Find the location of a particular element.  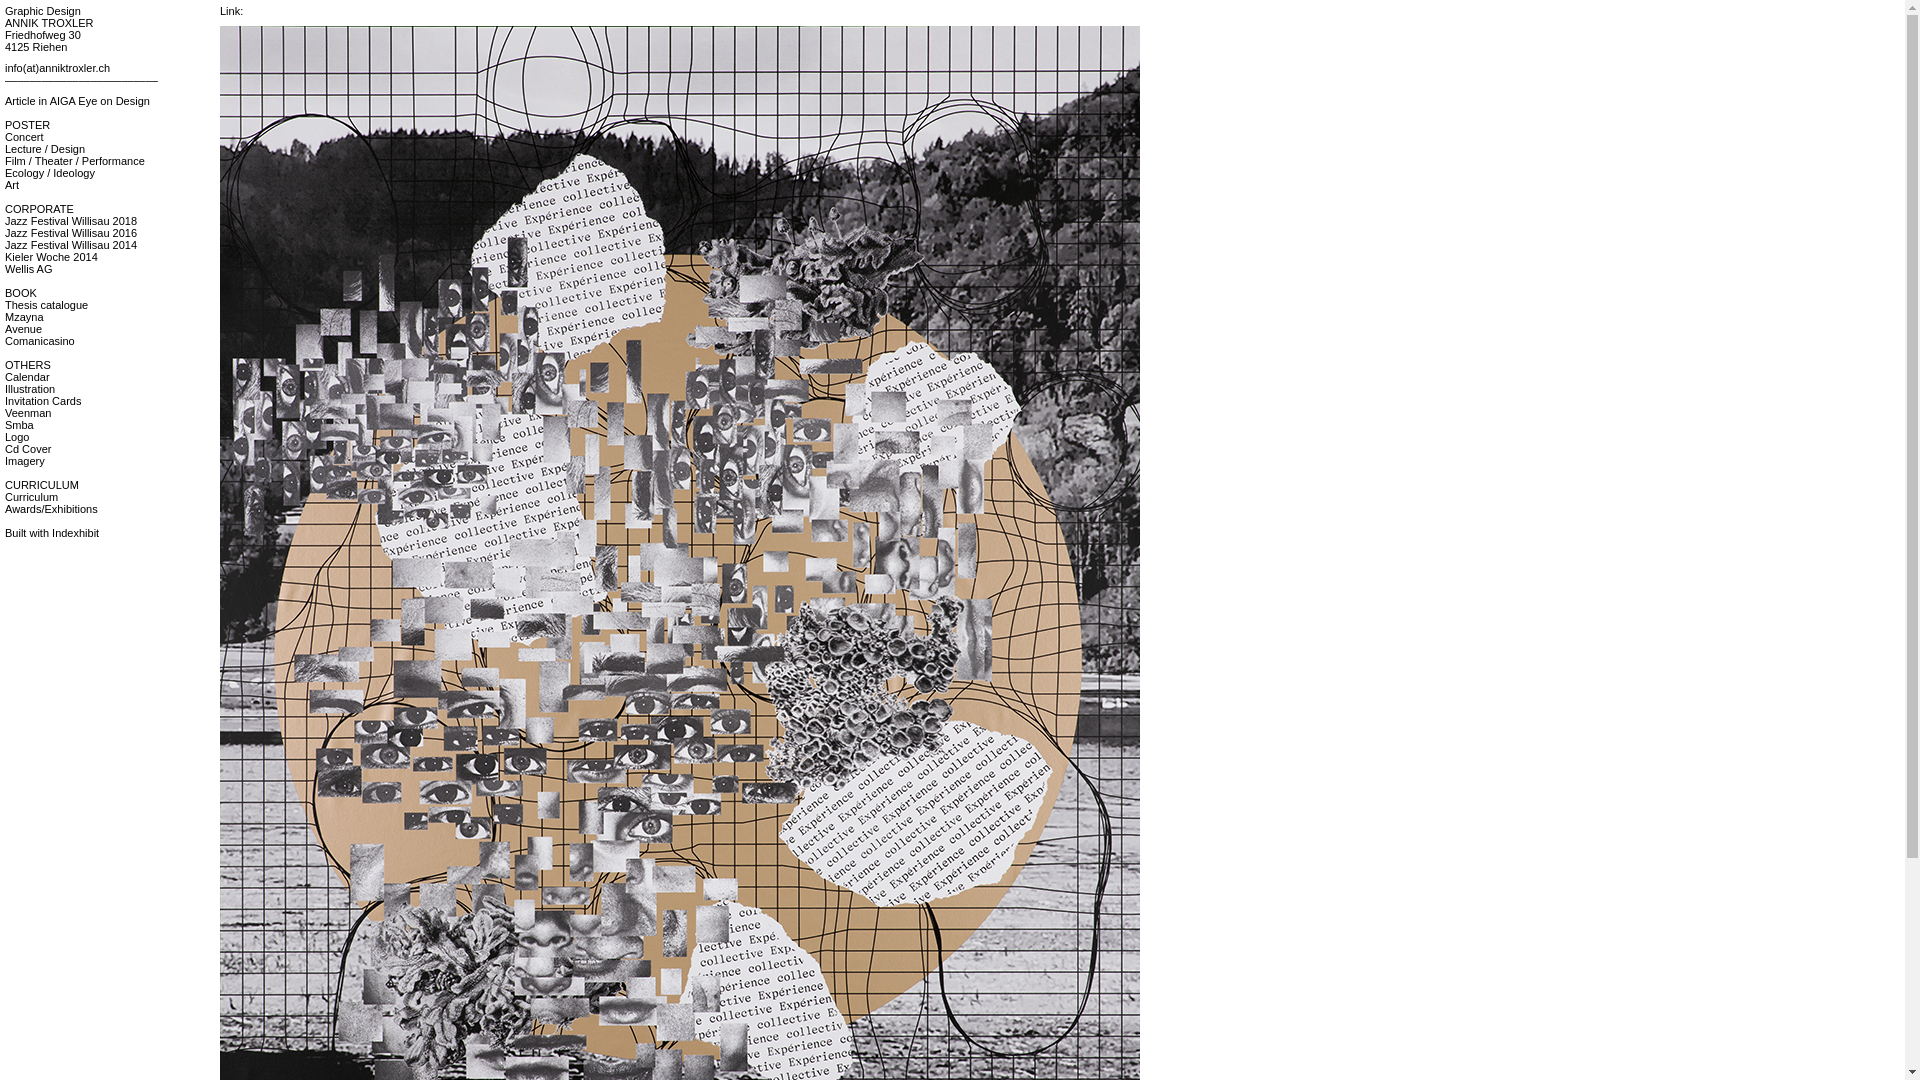

'info(at)anniktroxler.ch' is located at coordinates (4, 67).